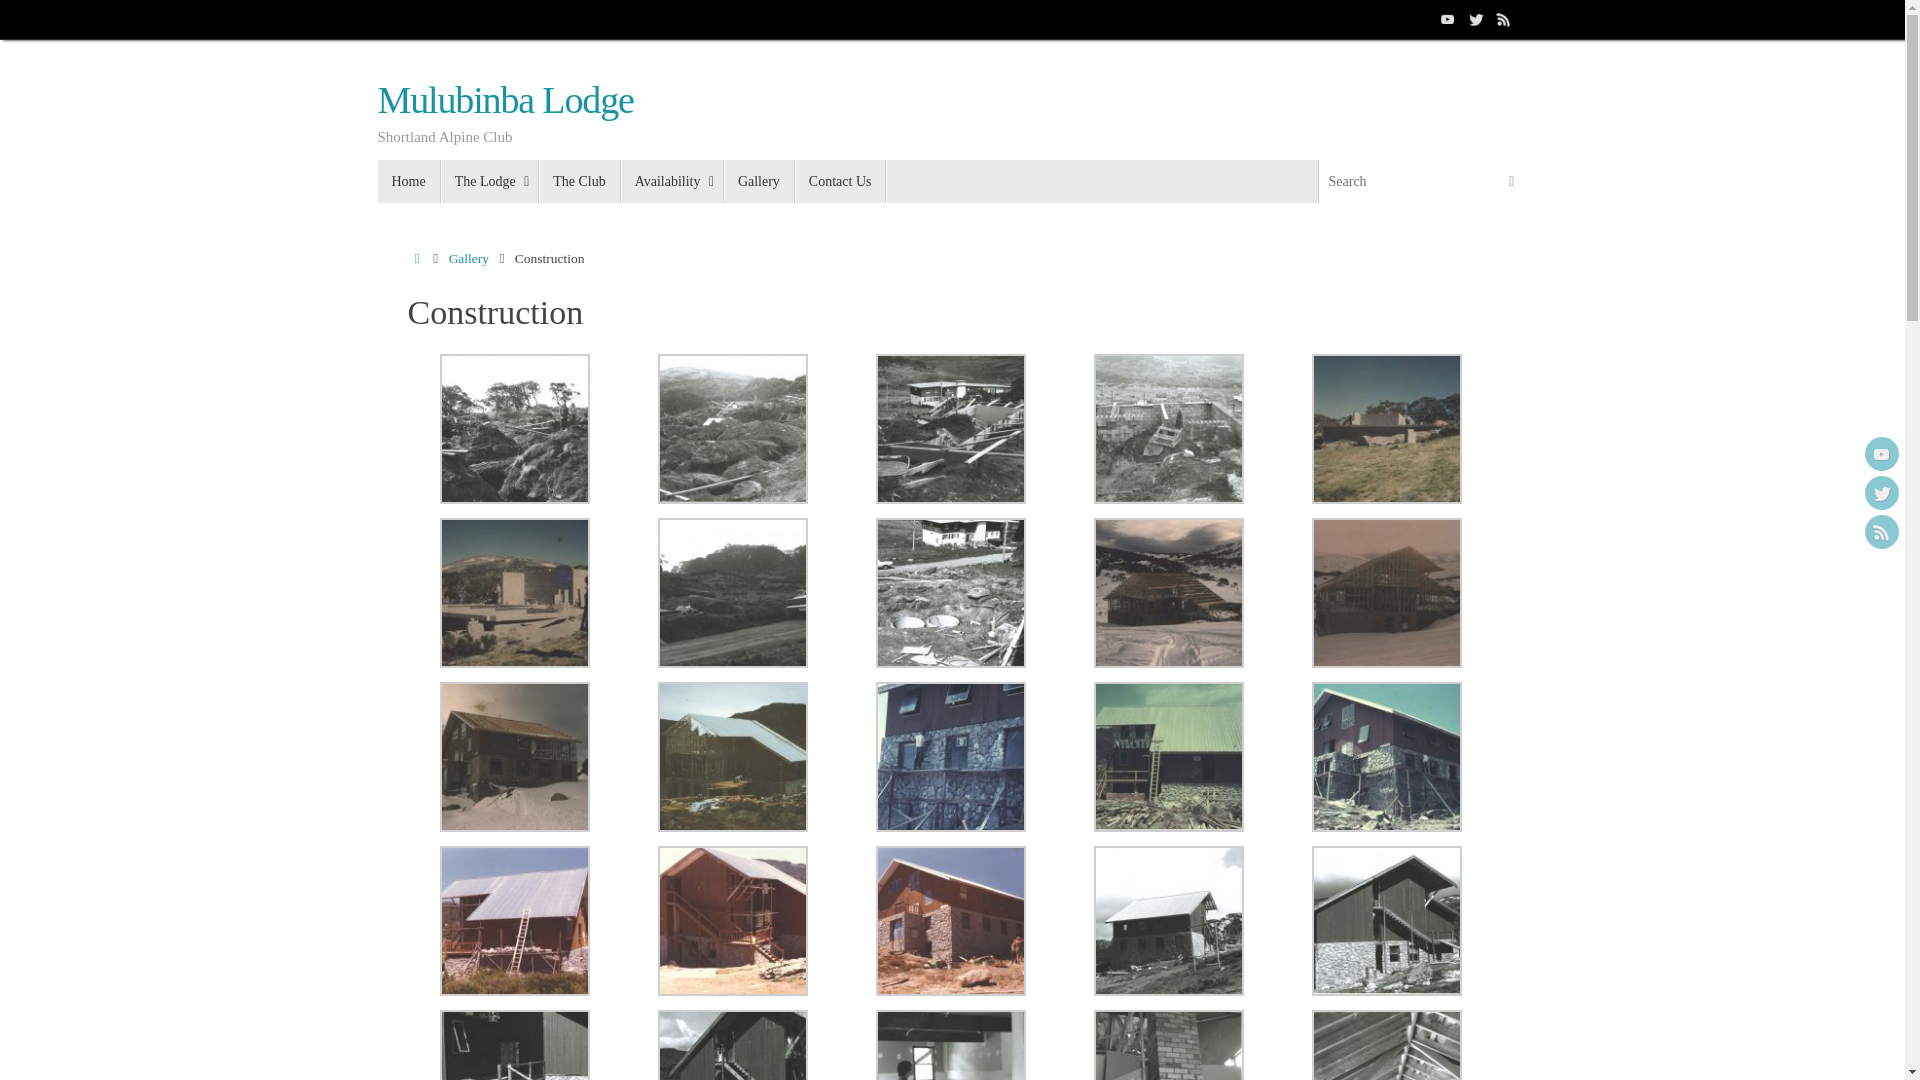 The width and height of the screenshot is (1920, 1080). What do you see at coordinates (1880, 531) in the screenshot?
I see `'RSS'` at bounding box center [1880, 531].